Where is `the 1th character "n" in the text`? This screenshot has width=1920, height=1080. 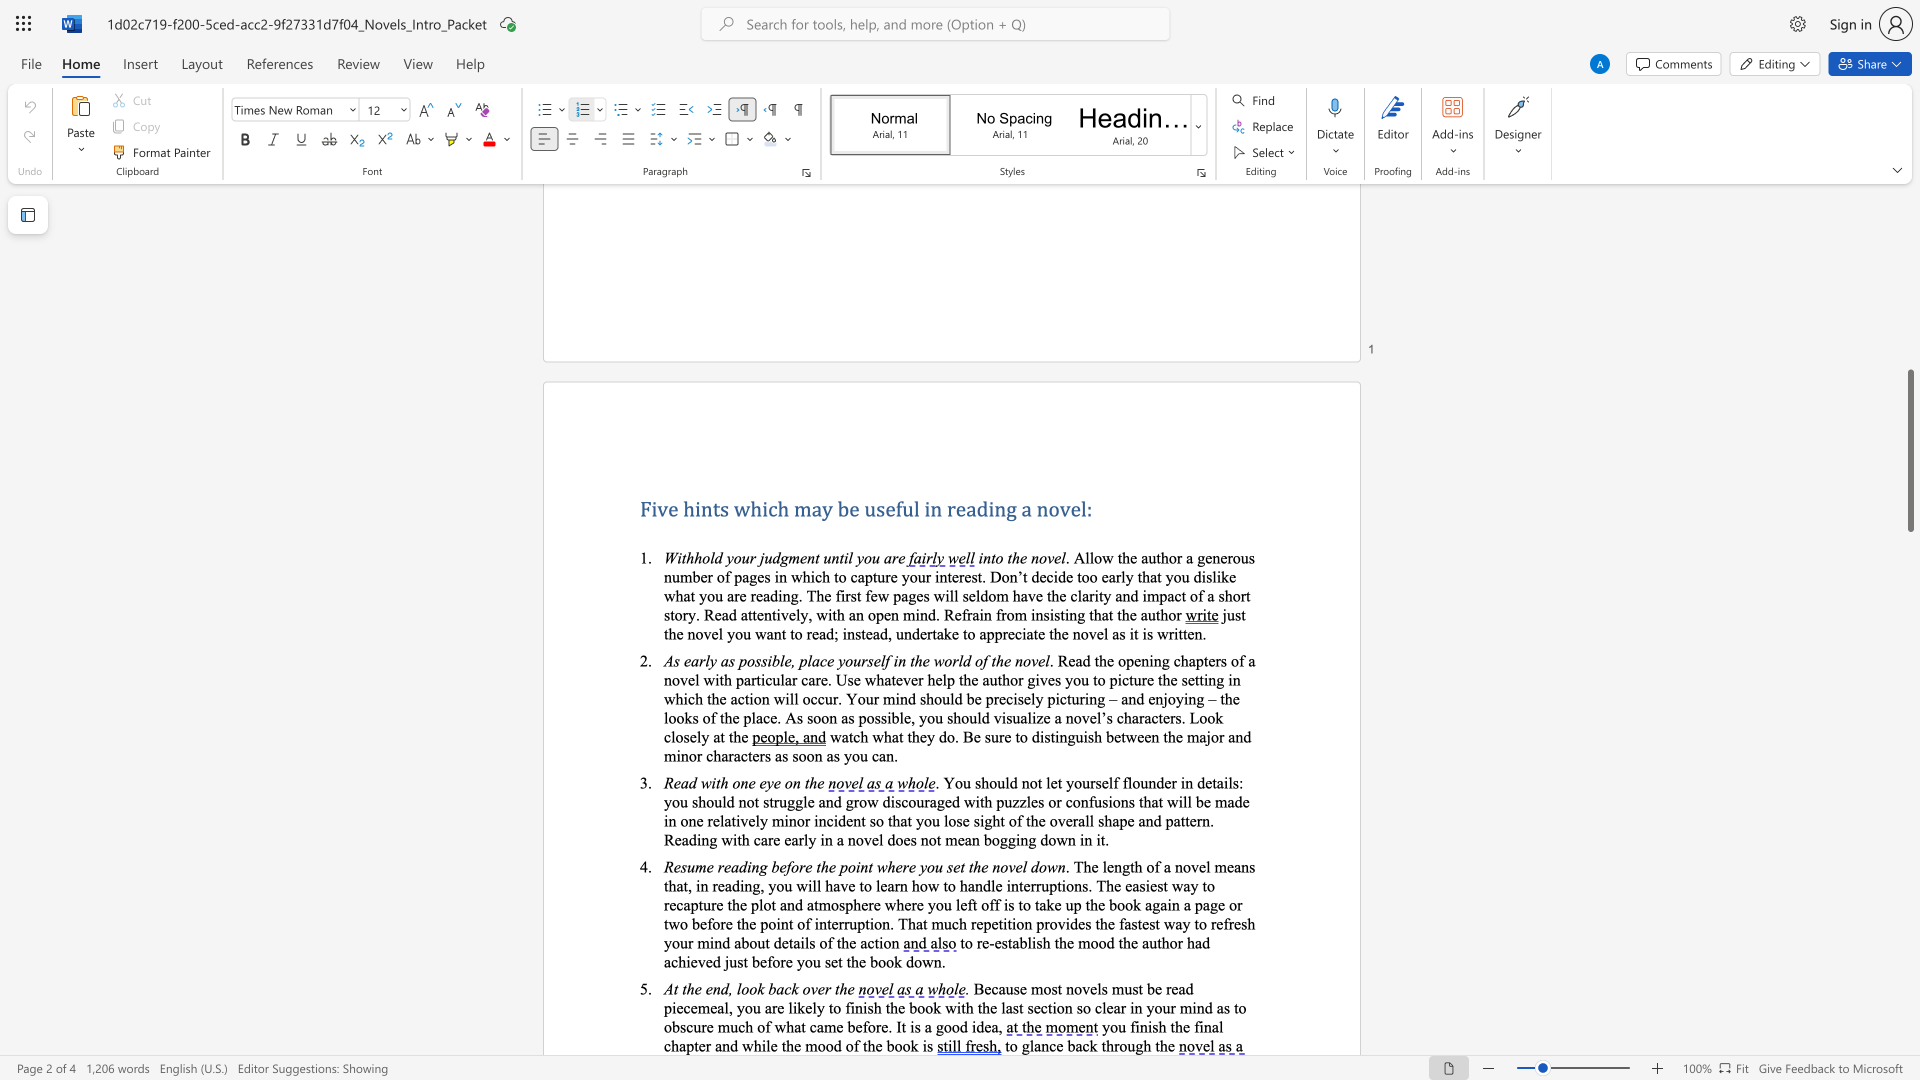 the 1th character "n" in the text is located at coordinates (1044, 1044).